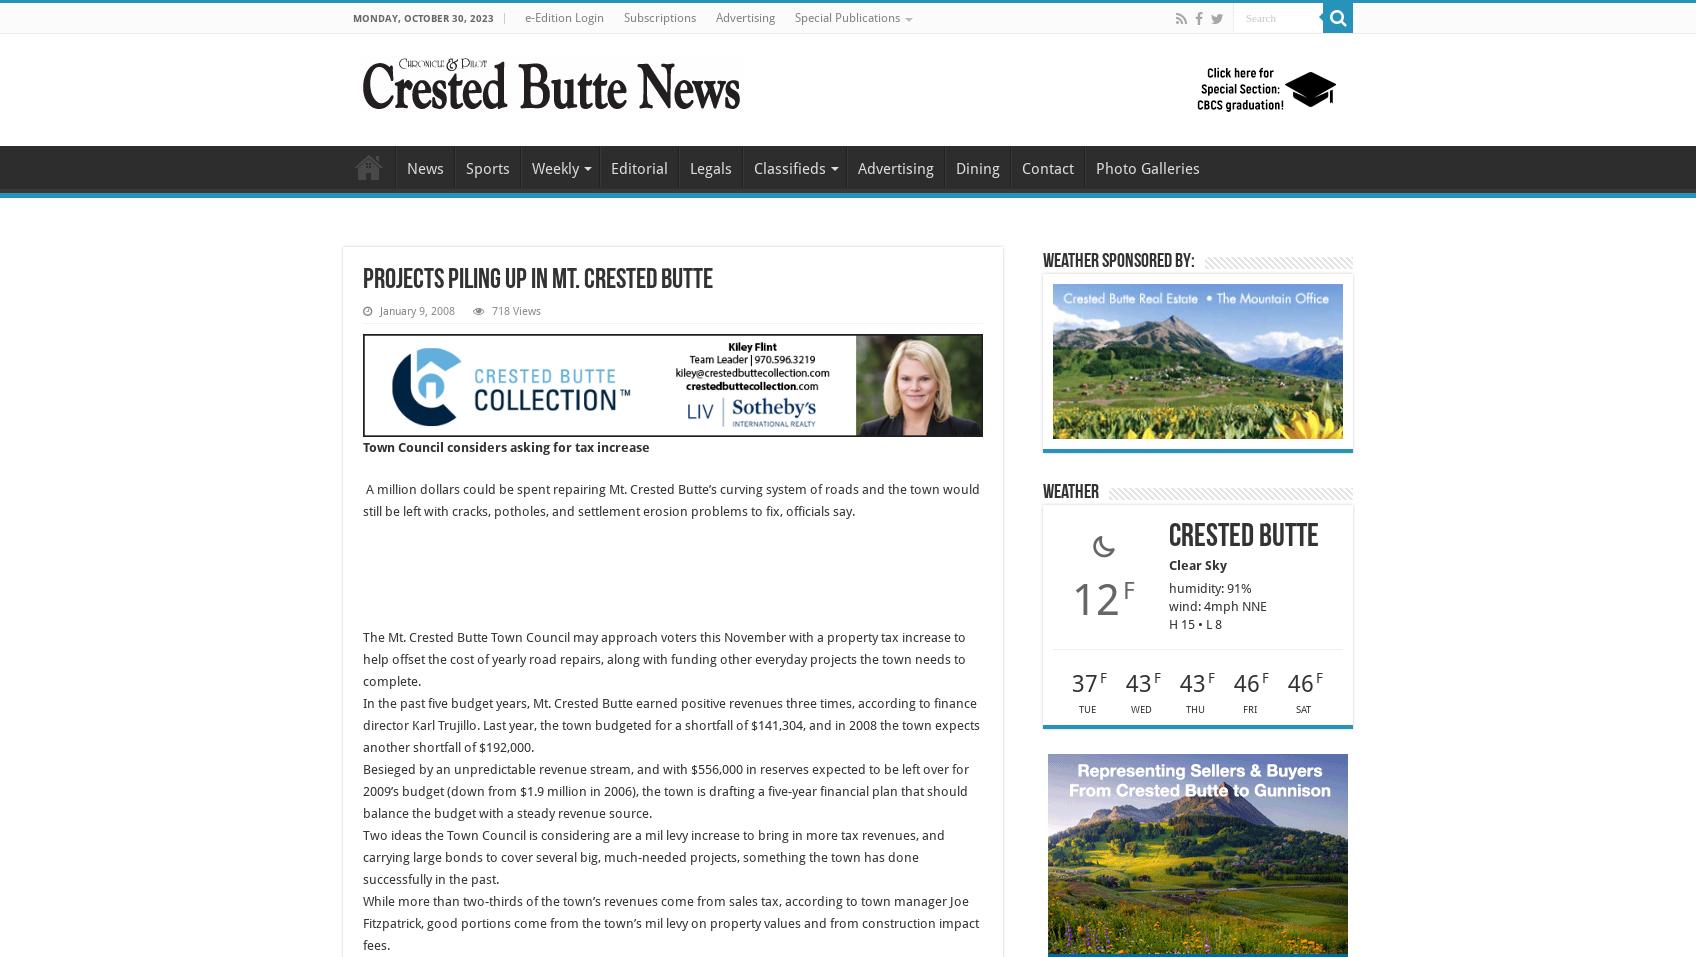 Image resolution: width=1696 pixels, height=957 pixels. I want to click on 'In the past five budget years, Mt. Crested Butte earned positive revenues three times, according to finance director Karl Trujillo. Last year, the town budgeted for a shortfall of $141,304, and in 2008 the town expects another shortfall of $192,000.', so click(670, 725).